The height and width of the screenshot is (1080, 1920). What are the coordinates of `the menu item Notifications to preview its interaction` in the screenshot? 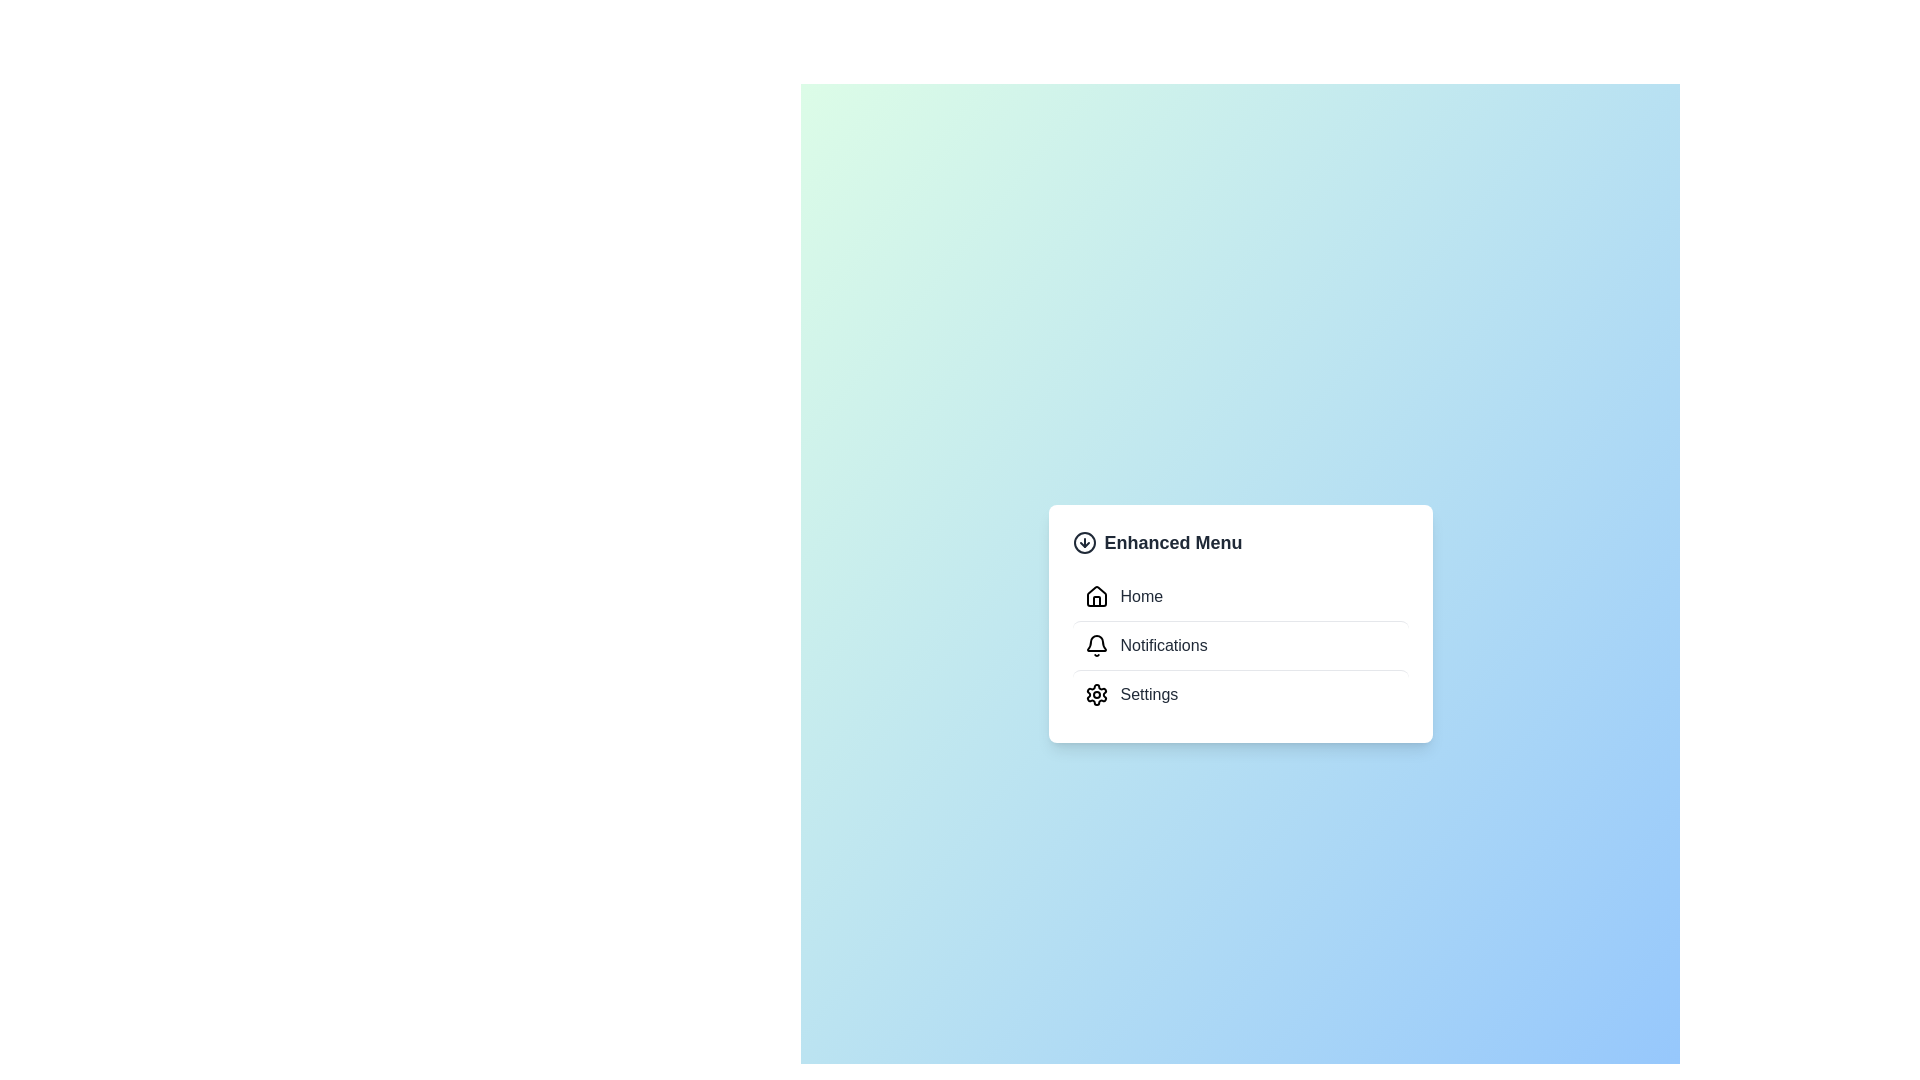 It's located at (1239, 645).